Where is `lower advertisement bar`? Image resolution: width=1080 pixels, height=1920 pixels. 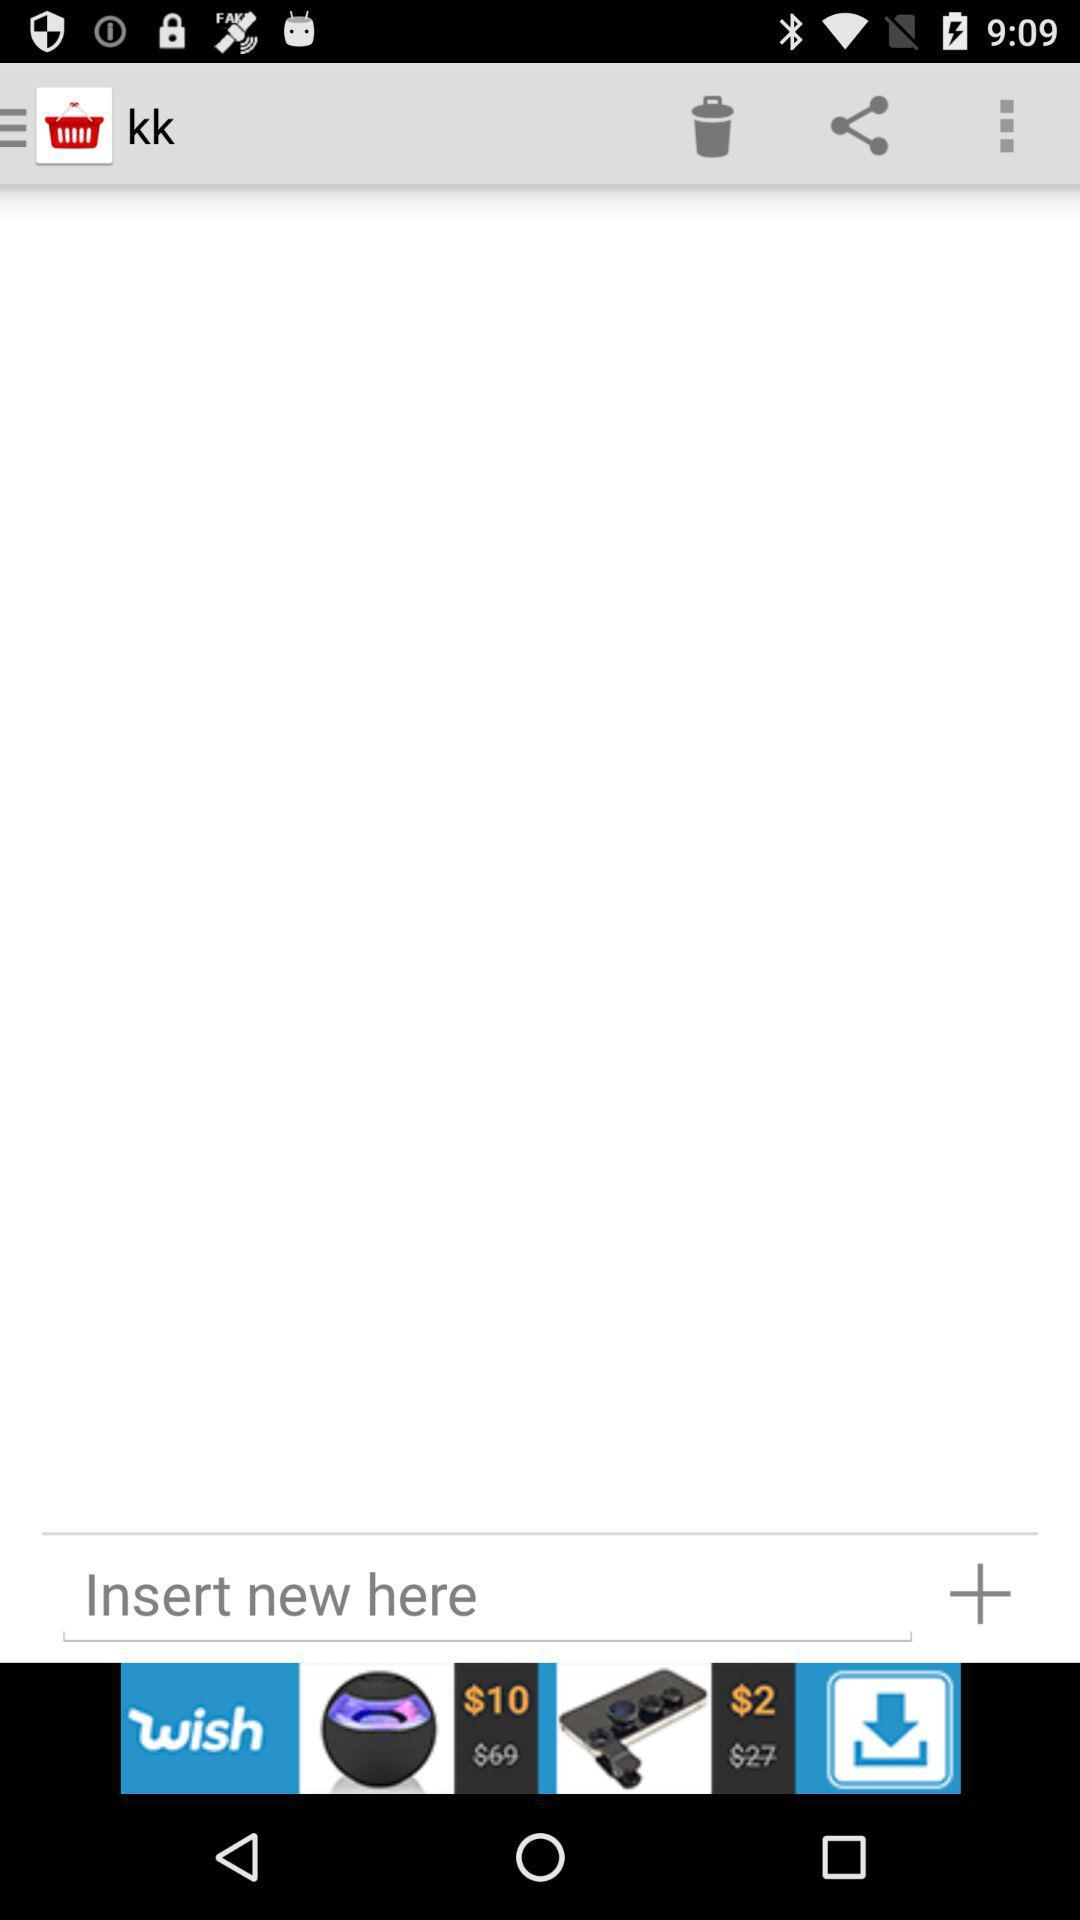
lower advertisement bar is located at coordinates (540, 1727).